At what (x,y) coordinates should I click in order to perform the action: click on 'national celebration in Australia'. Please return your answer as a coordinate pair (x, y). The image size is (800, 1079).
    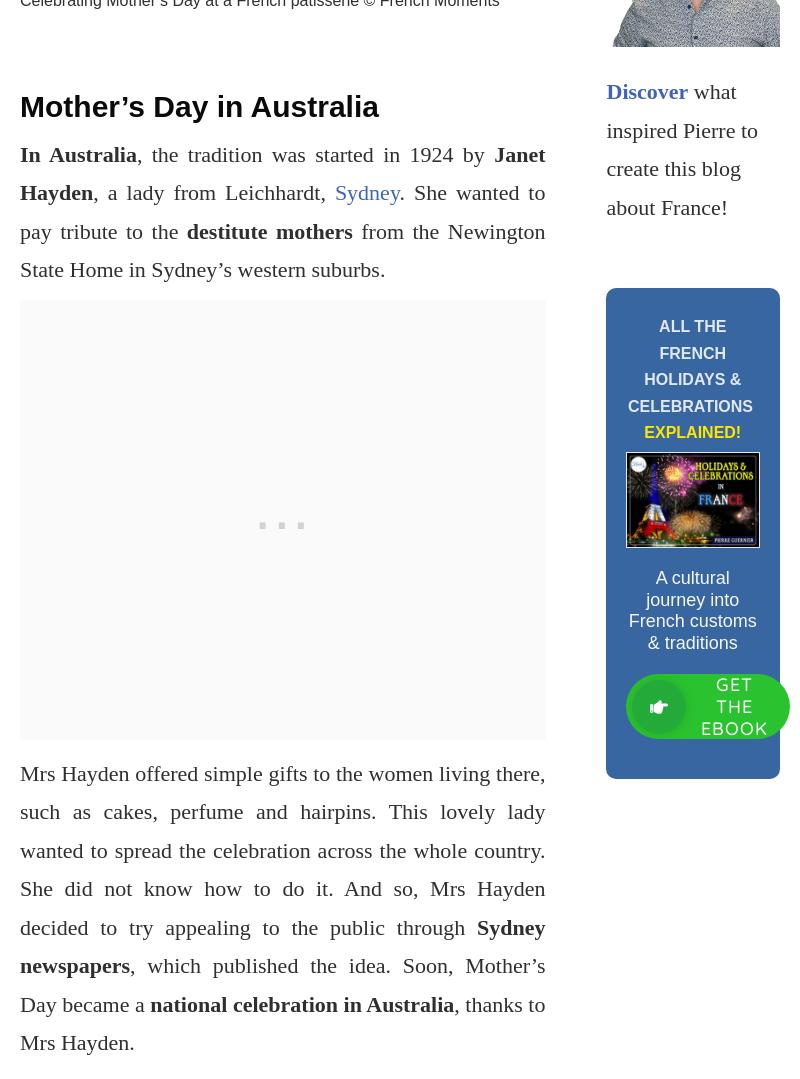
    Looking at the image, I should click on (150, 1003).